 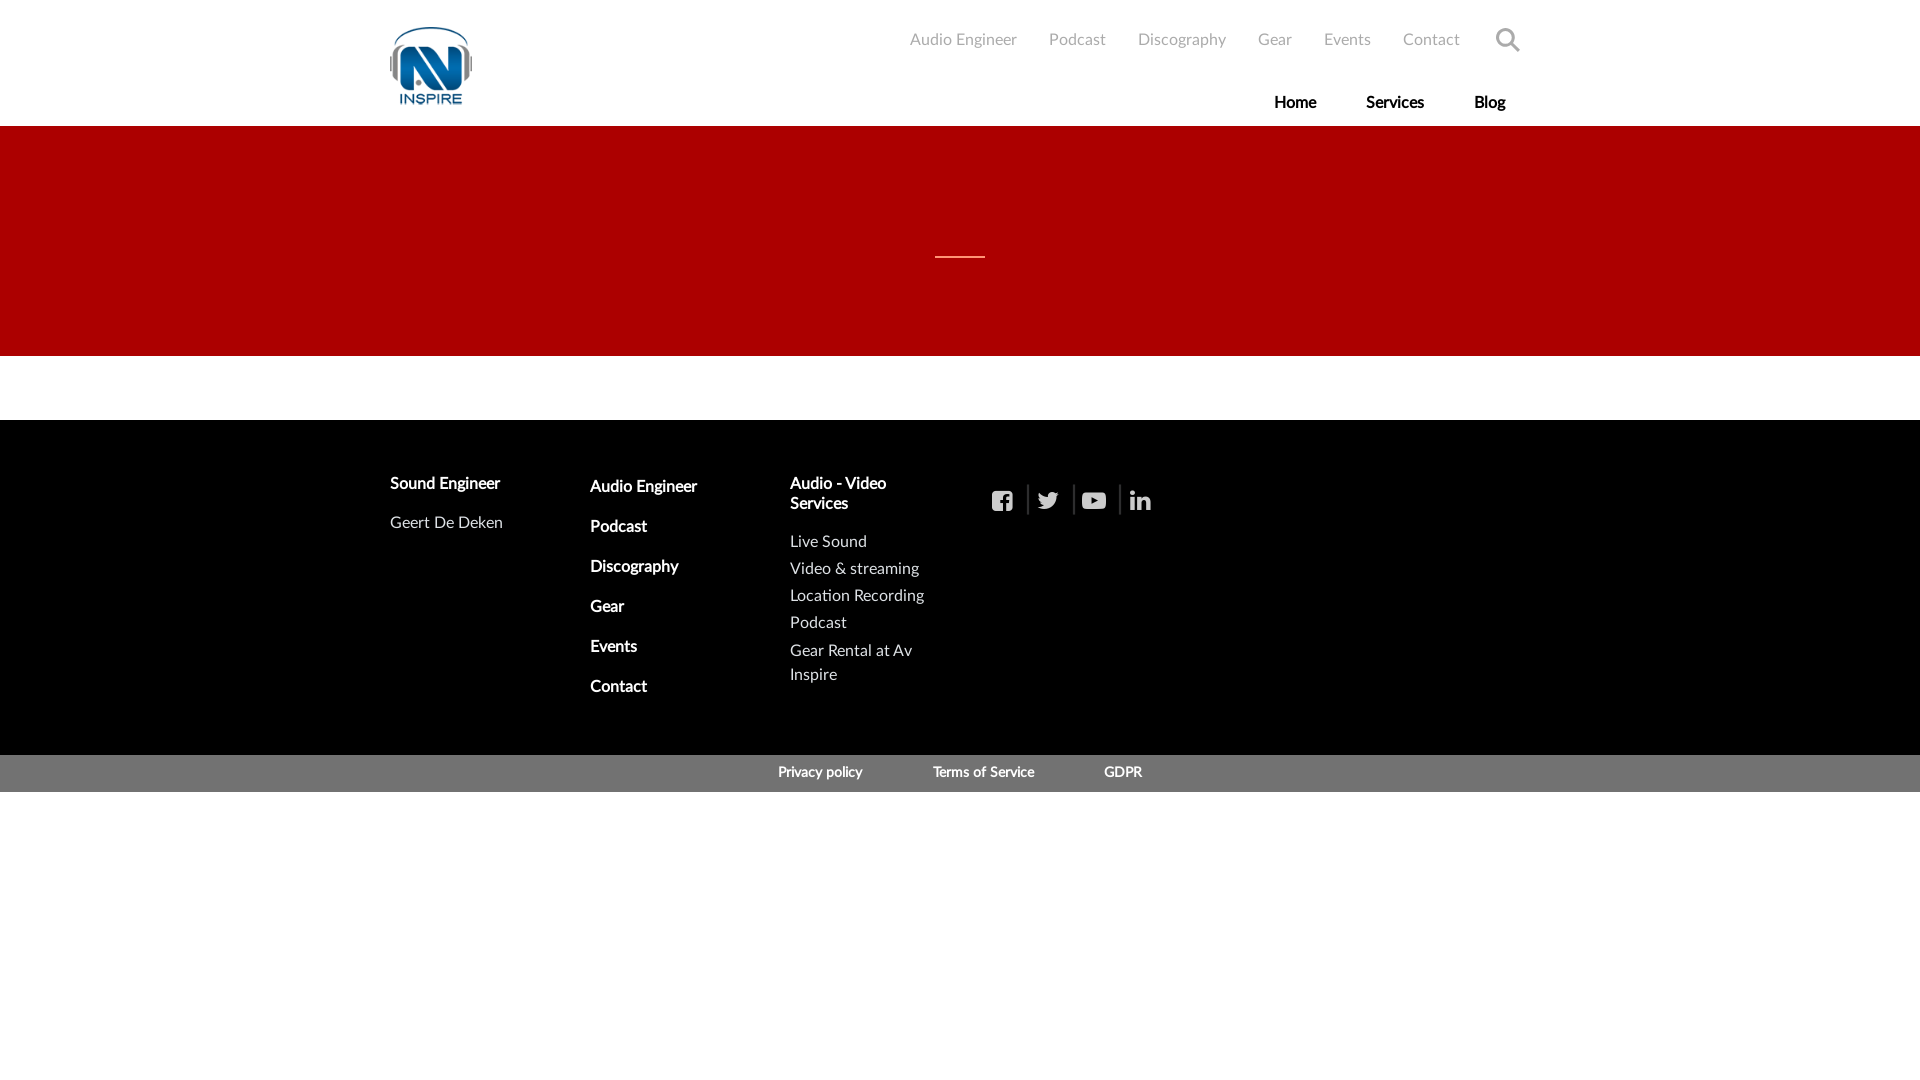 What do you see at coordinates (660, 613) in the screenshot?
I see `'Gear'` at bounding box center [660, 613].